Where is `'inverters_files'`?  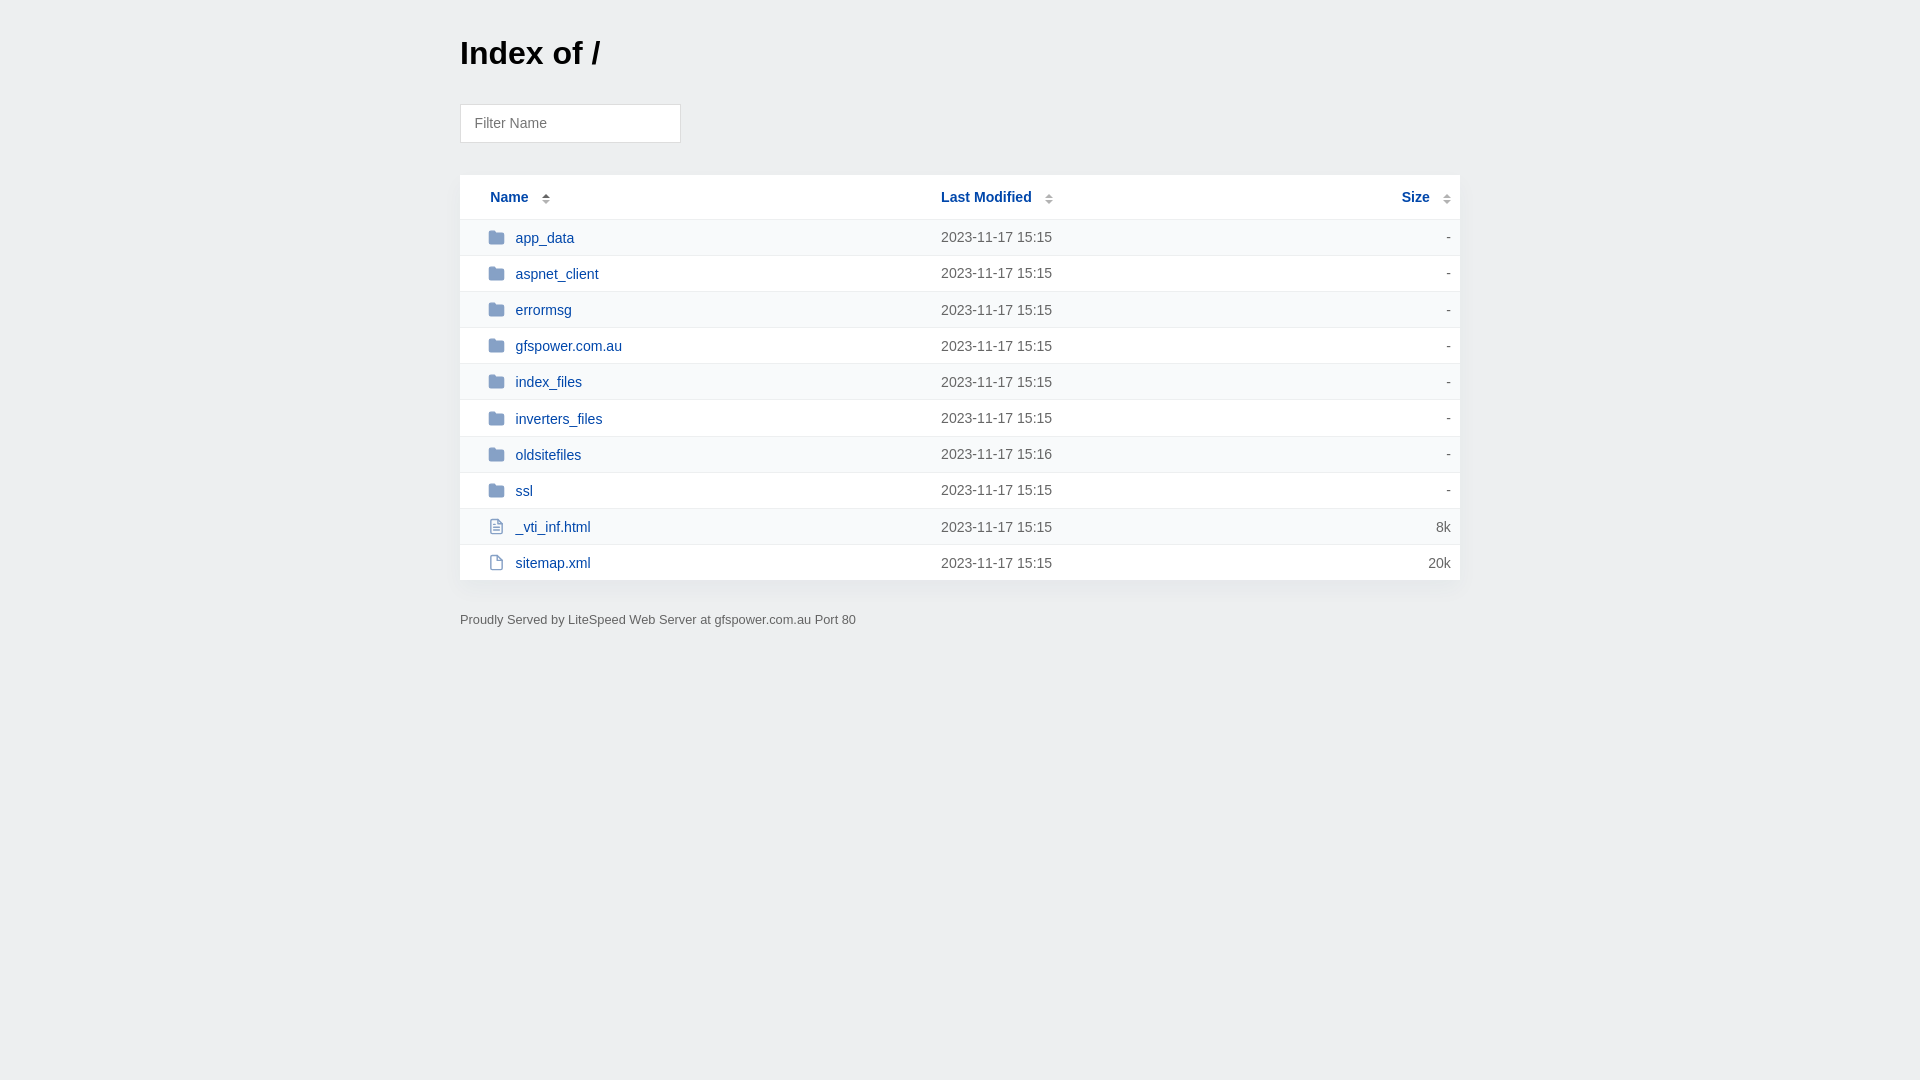
'inverters_files' is located at coordinates (488, 417).